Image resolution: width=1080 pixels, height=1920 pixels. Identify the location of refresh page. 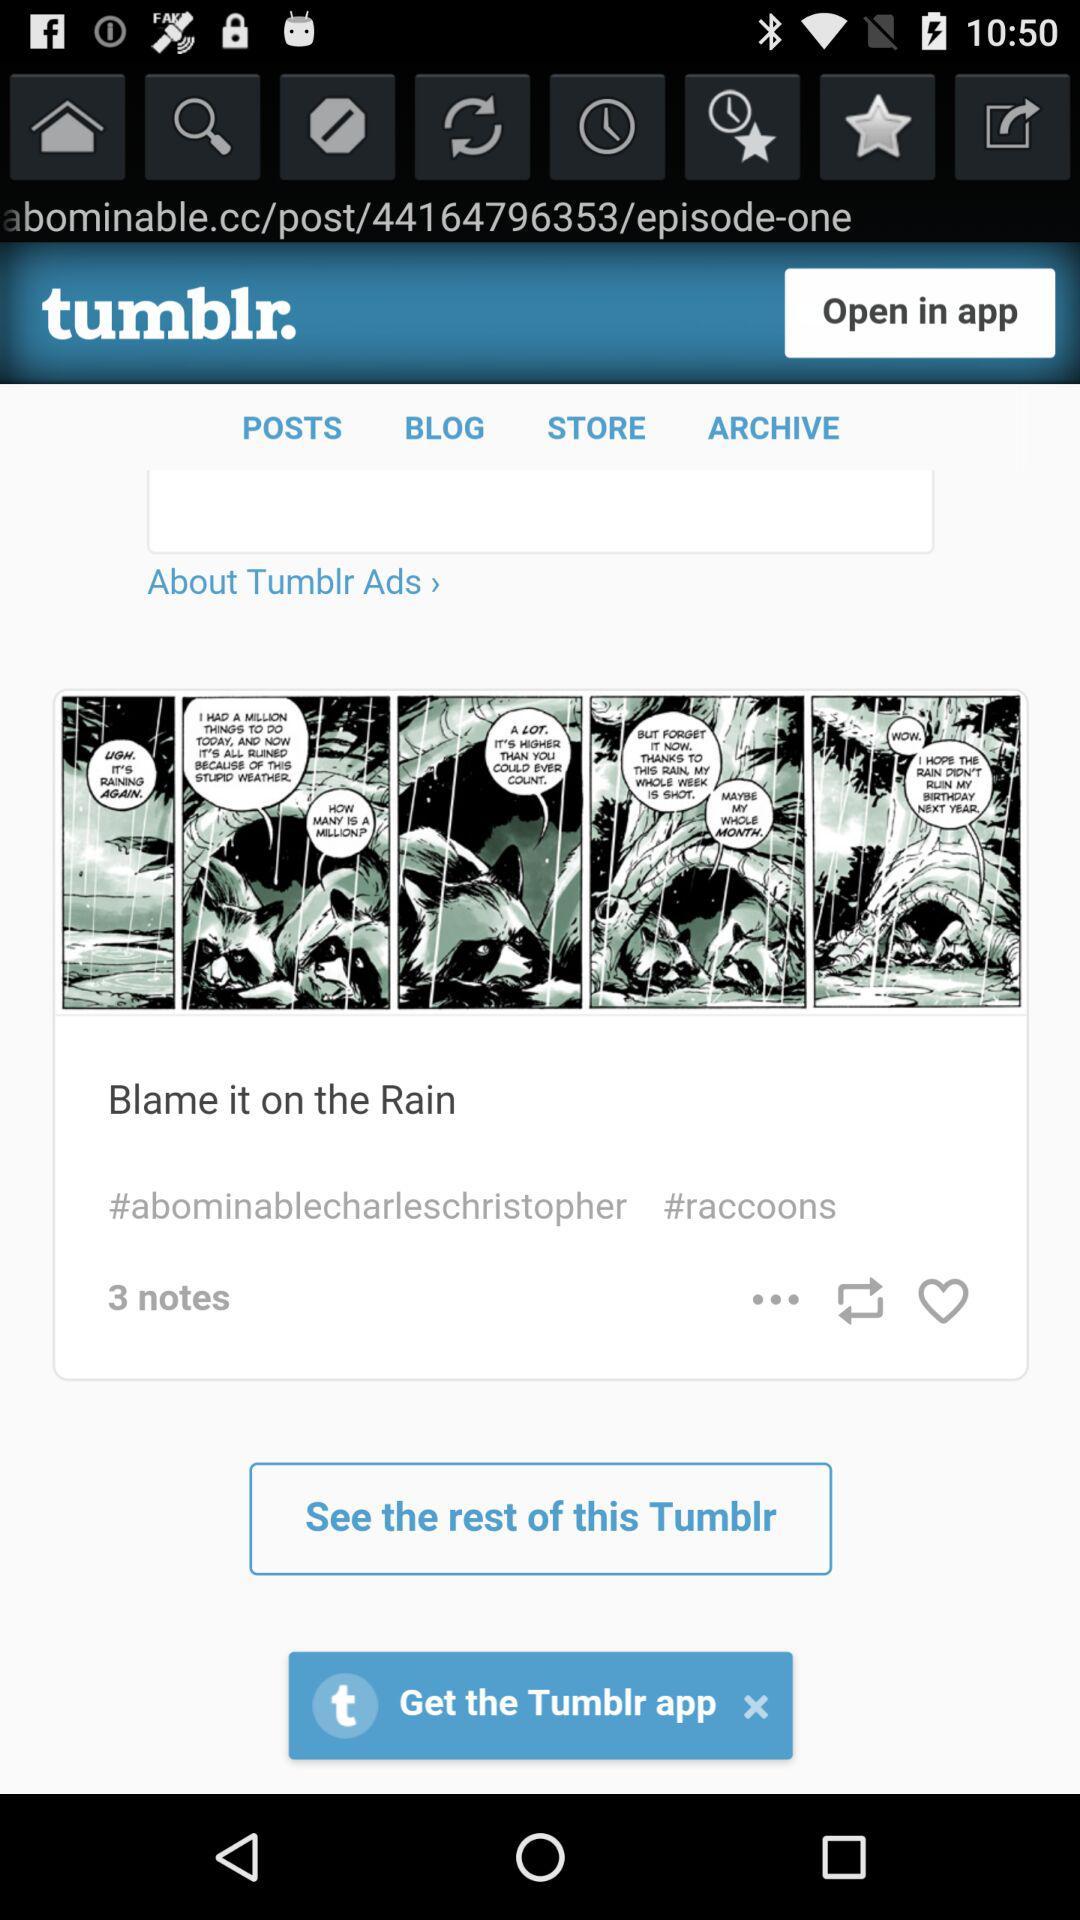
(472, 124).